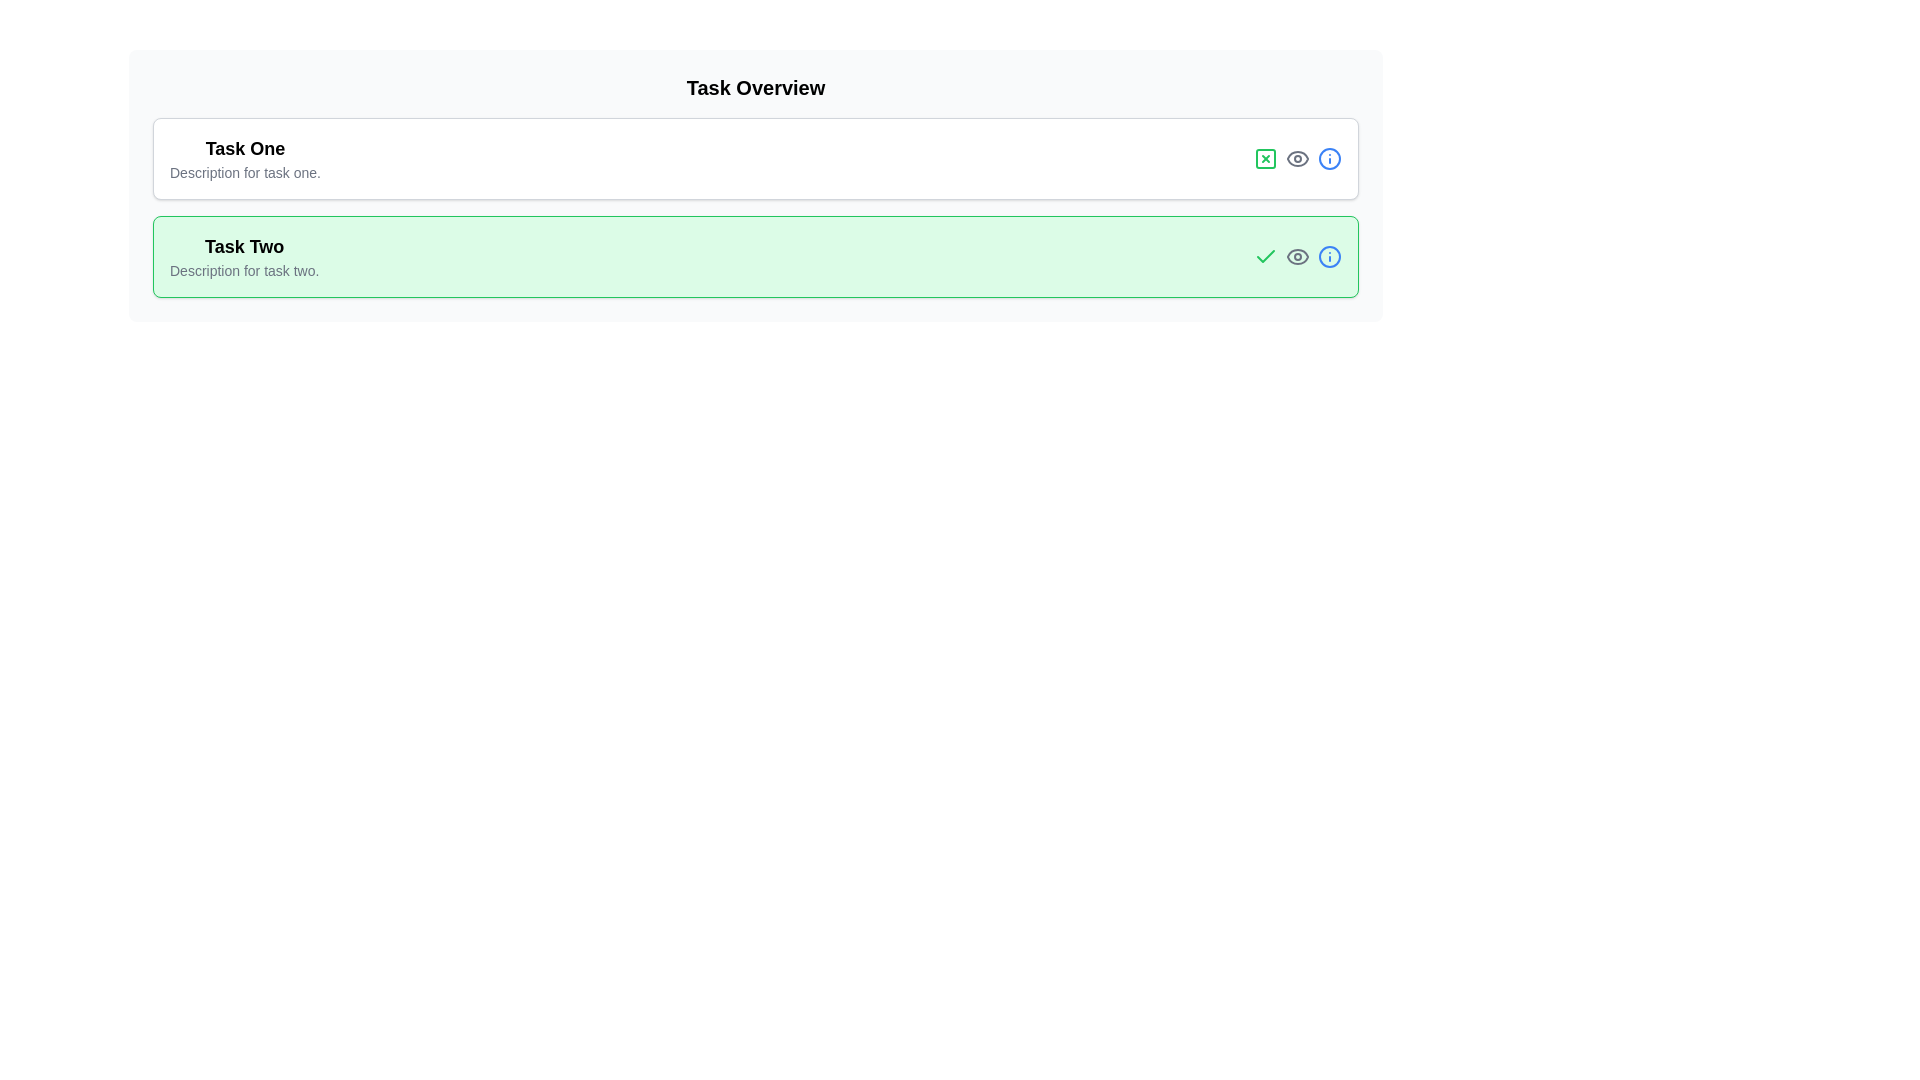  What do you see at coordinates (1329, 256) in the screenshot?
I see `the information button icon located on the right side of the green task box labeled 'Task Two', which is the third interactive icon in the row of icons` at bounding box center [1329, 256].